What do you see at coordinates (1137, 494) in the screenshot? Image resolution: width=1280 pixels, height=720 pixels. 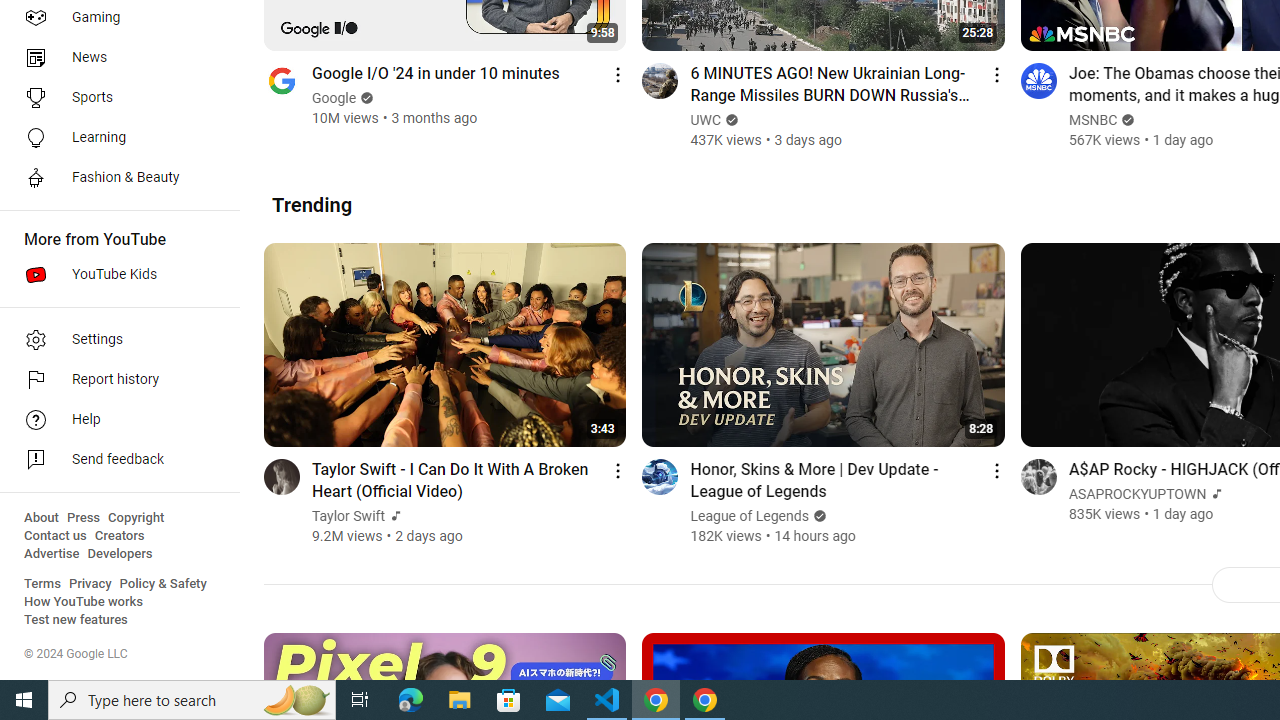 I see `'ASAPROCKYUPTOWN'` at bounding box center [1137, 494].